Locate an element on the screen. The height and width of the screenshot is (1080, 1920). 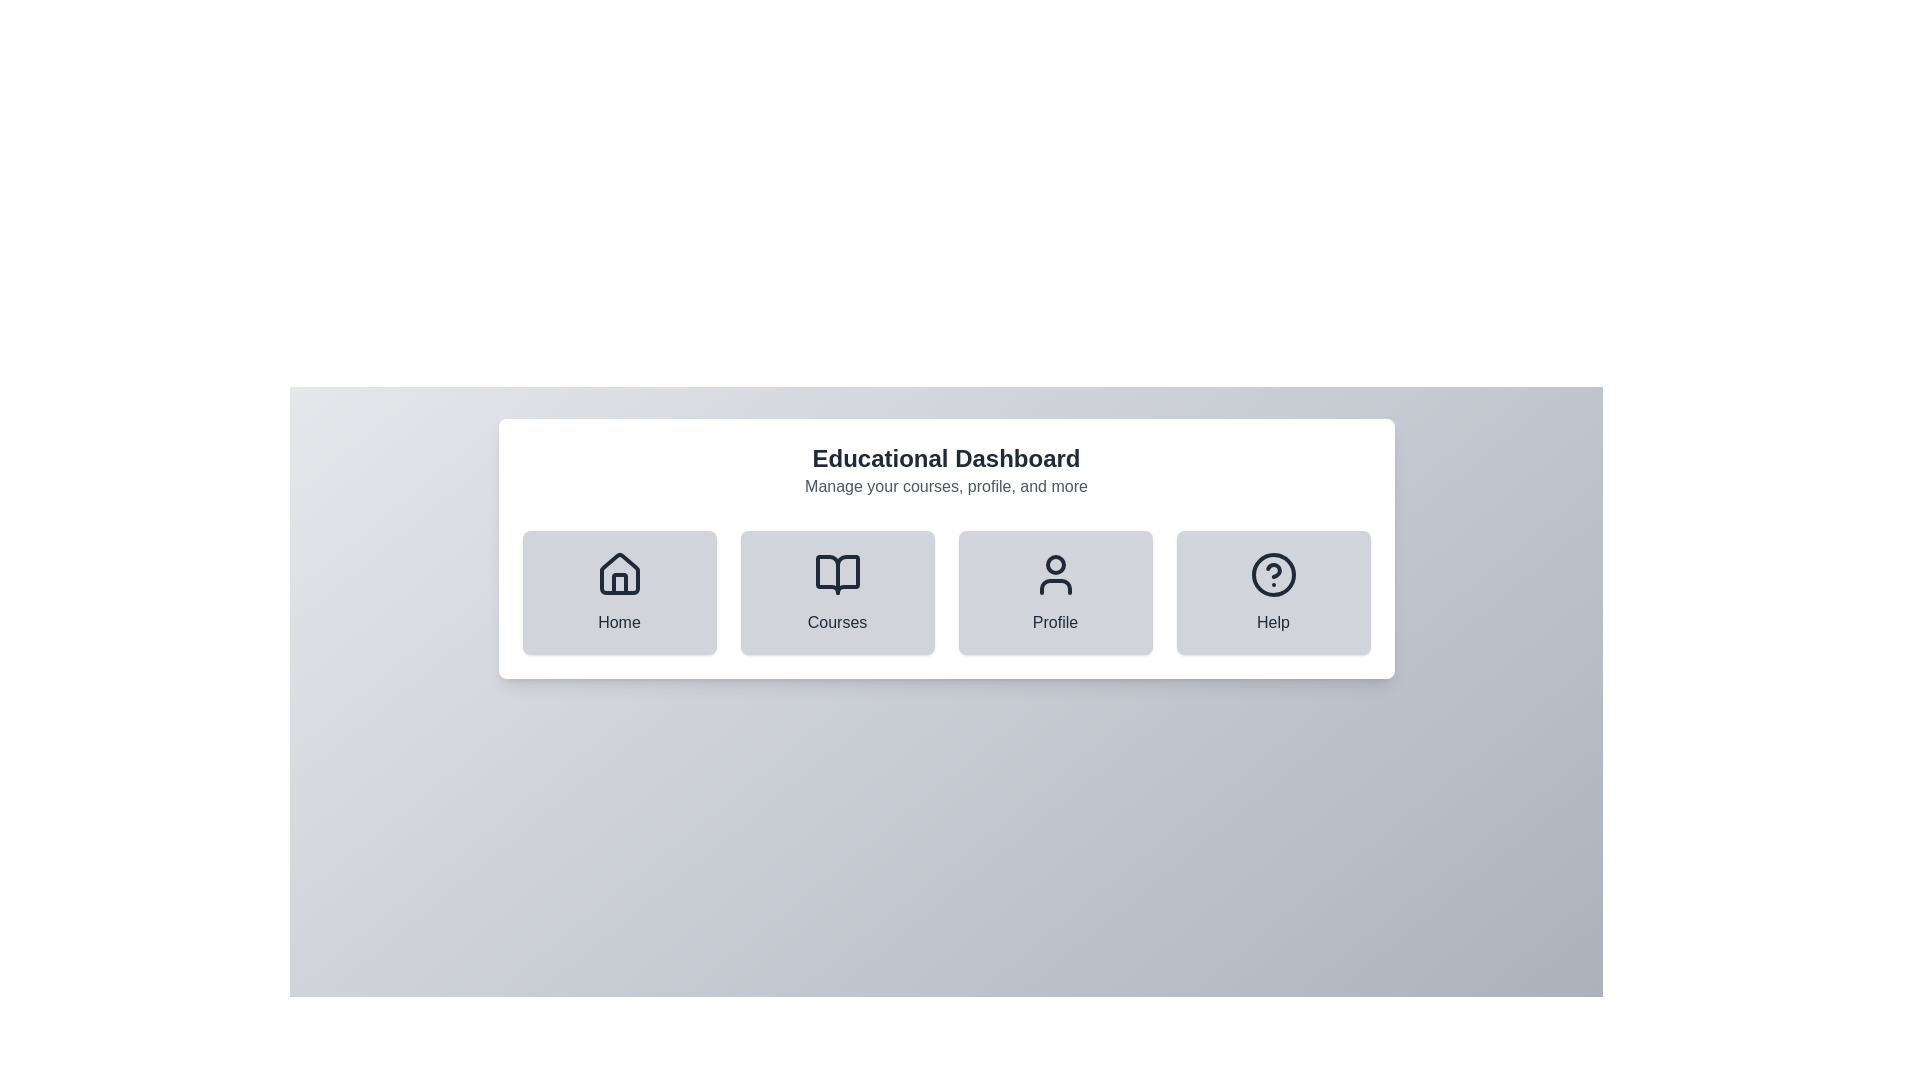
the 'Help' text label, which is styled in gray and indicates interactivity by darkening slightly upon hover, located in the bottom-right section of the dashboard under a question mark icon is located at coordinates (1272, 622).